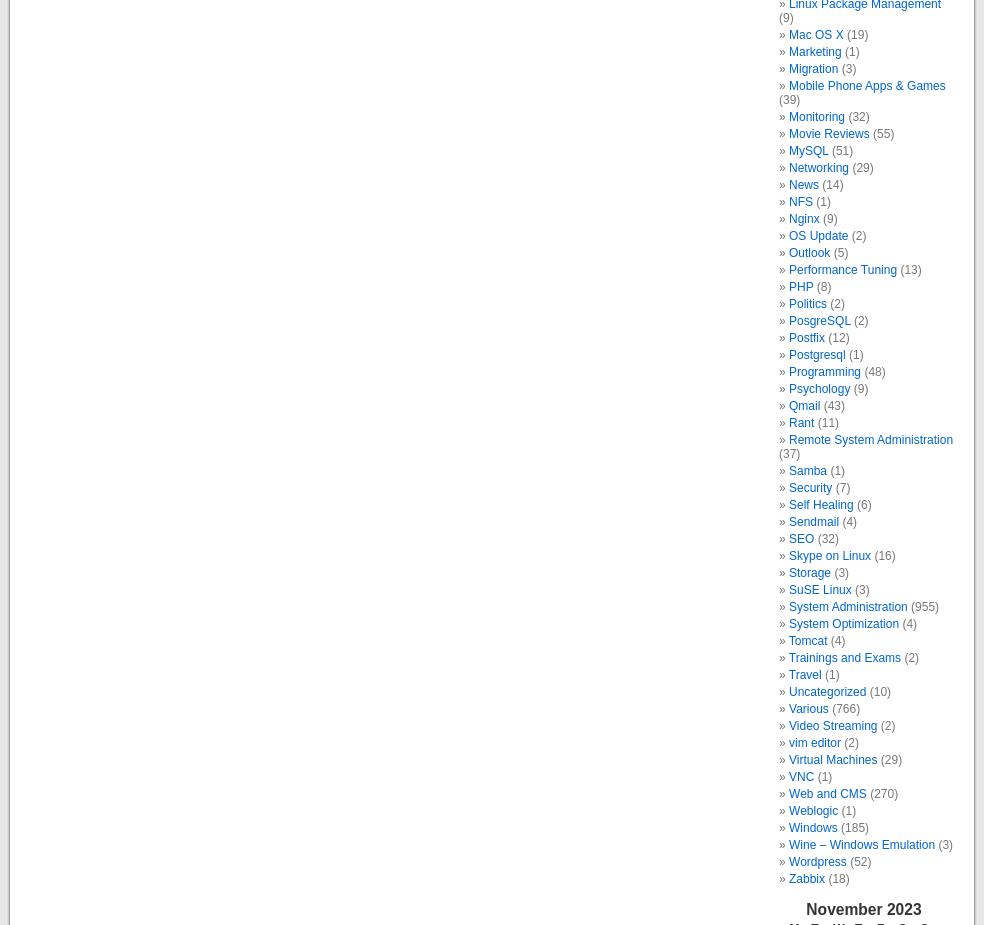  I want to click on '(11)', so click(825, 422).